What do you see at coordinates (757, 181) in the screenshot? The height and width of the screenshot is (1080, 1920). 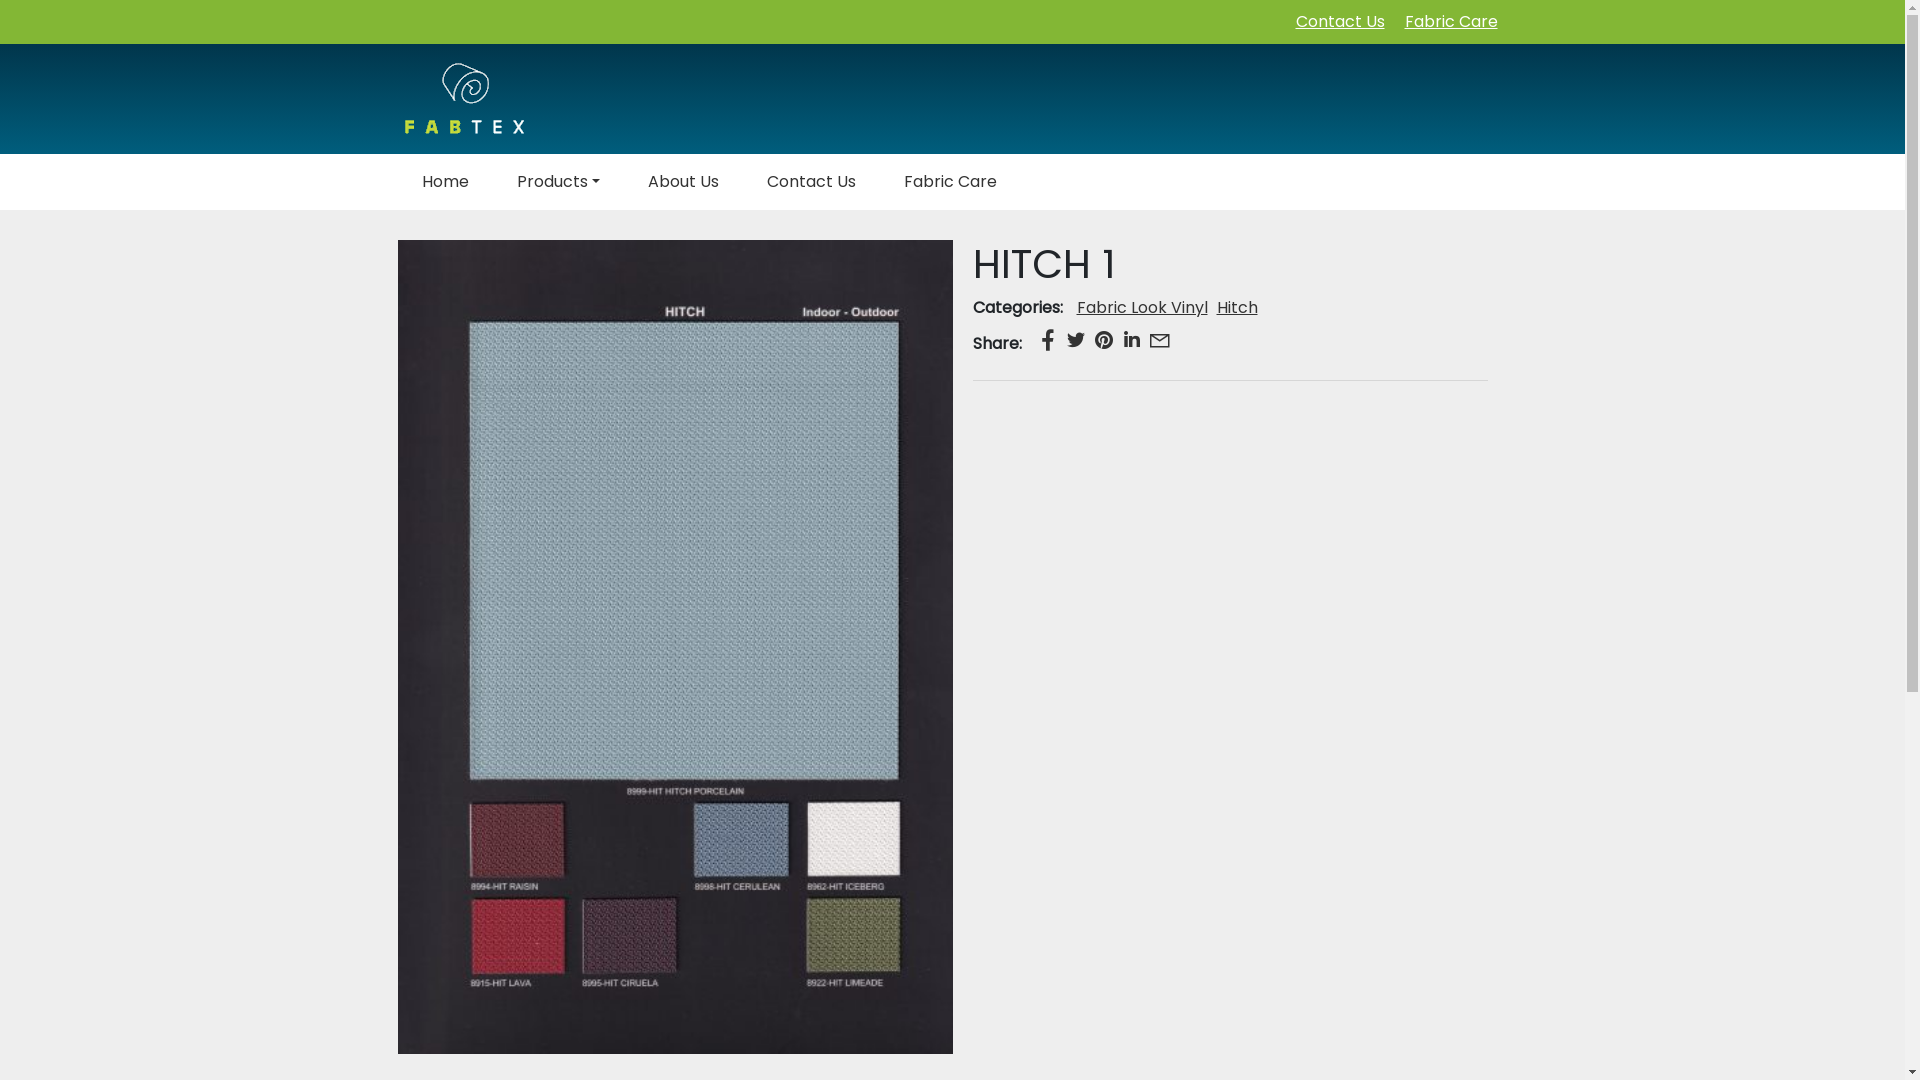 I see `'Contact Us'` at bounding box center [757, 181].